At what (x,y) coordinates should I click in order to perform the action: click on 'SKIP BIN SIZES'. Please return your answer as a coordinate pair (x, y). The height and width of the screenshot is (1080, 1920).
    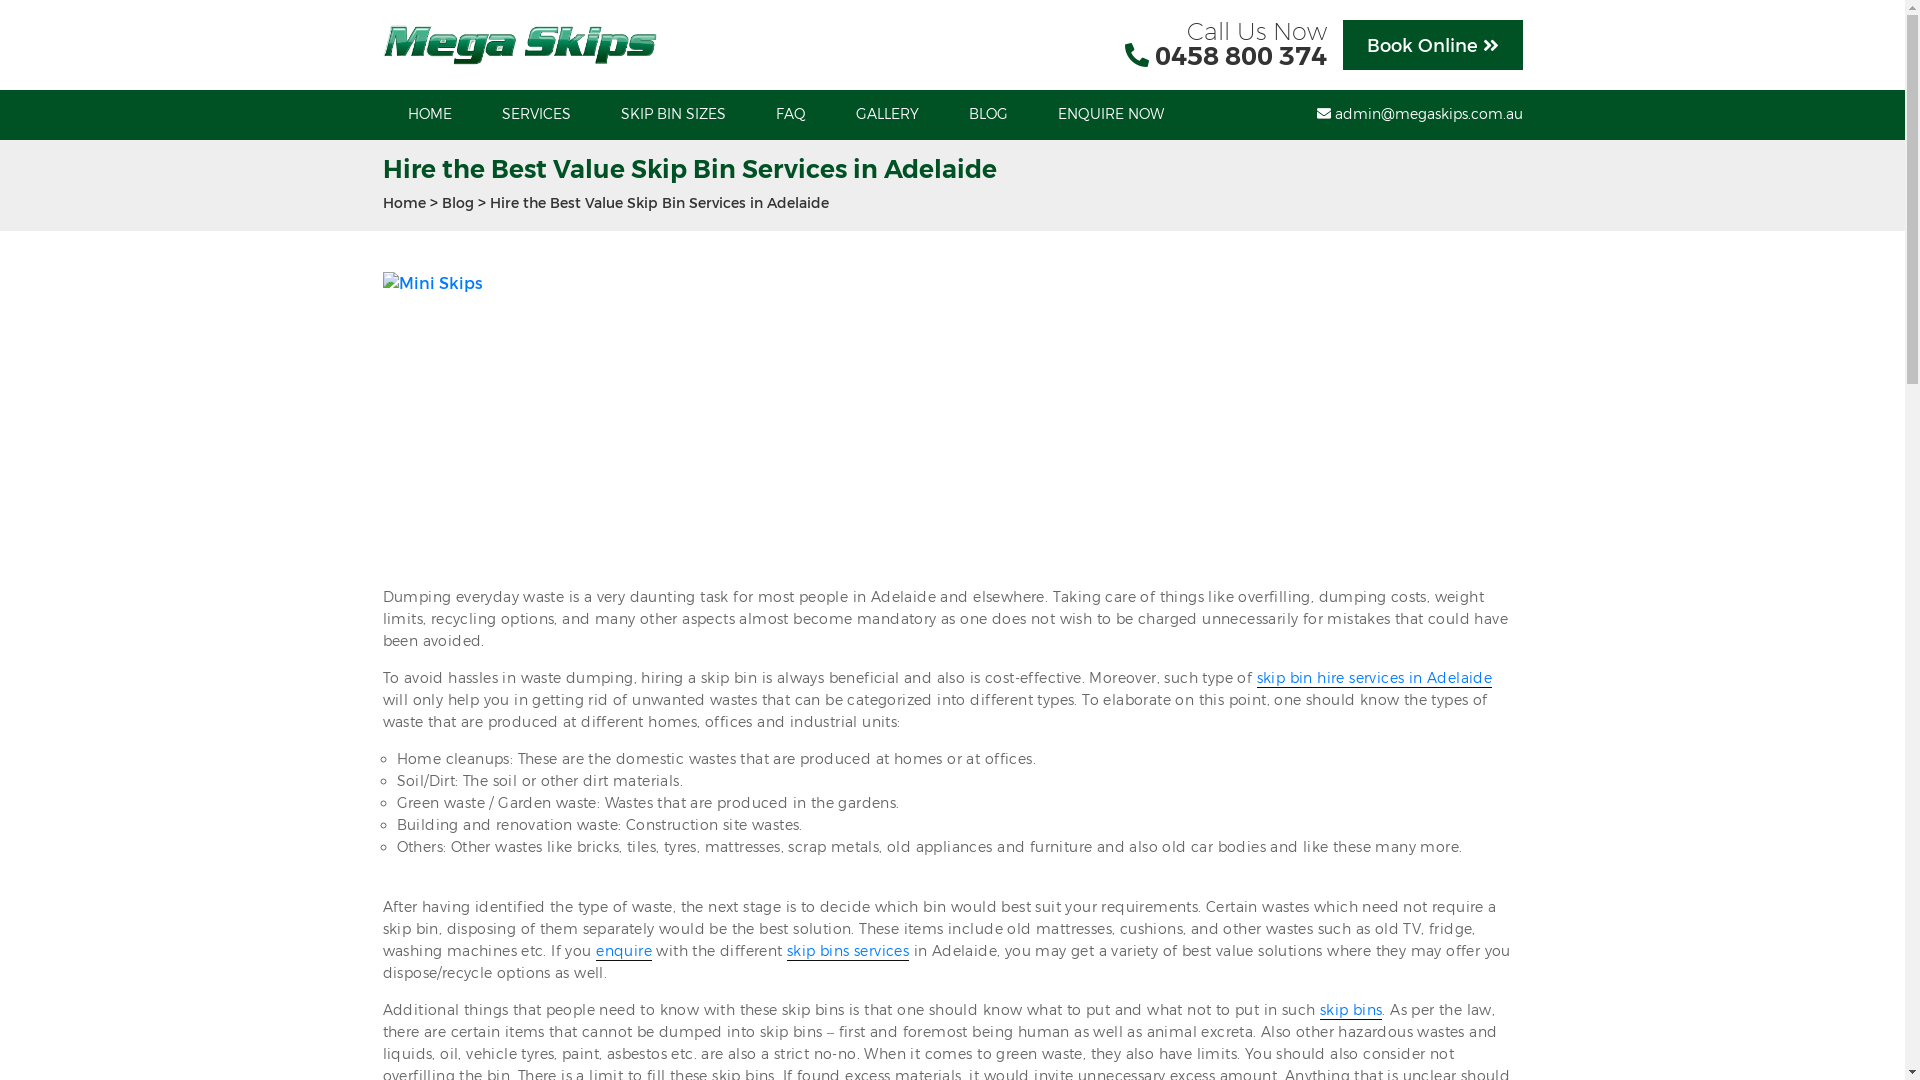
    Looking at the image, I should click on (673, 115).